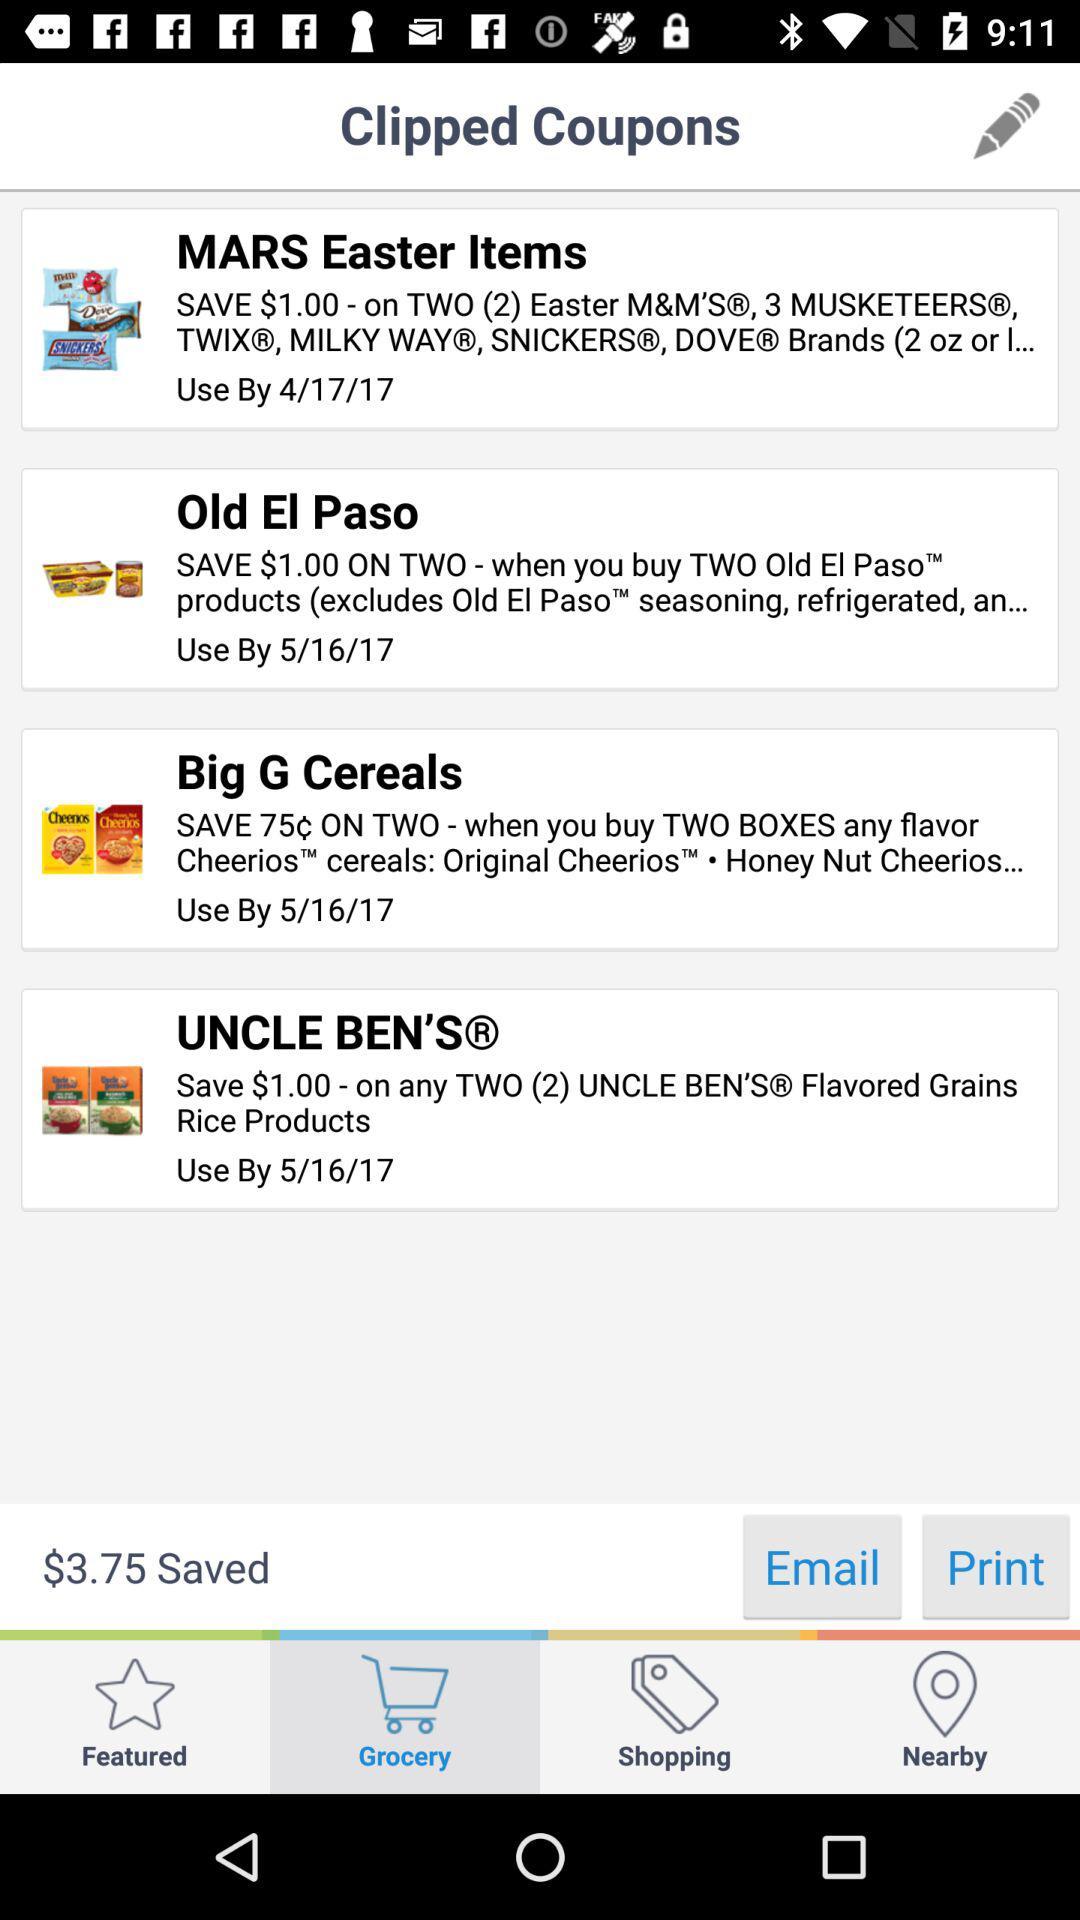 This screenshot has width=1080, height=1920. What do you see at coordinates (822, 1565) in the screenshot?
I see `the item to the left of the print icon` at bounding box center [822, 1565].